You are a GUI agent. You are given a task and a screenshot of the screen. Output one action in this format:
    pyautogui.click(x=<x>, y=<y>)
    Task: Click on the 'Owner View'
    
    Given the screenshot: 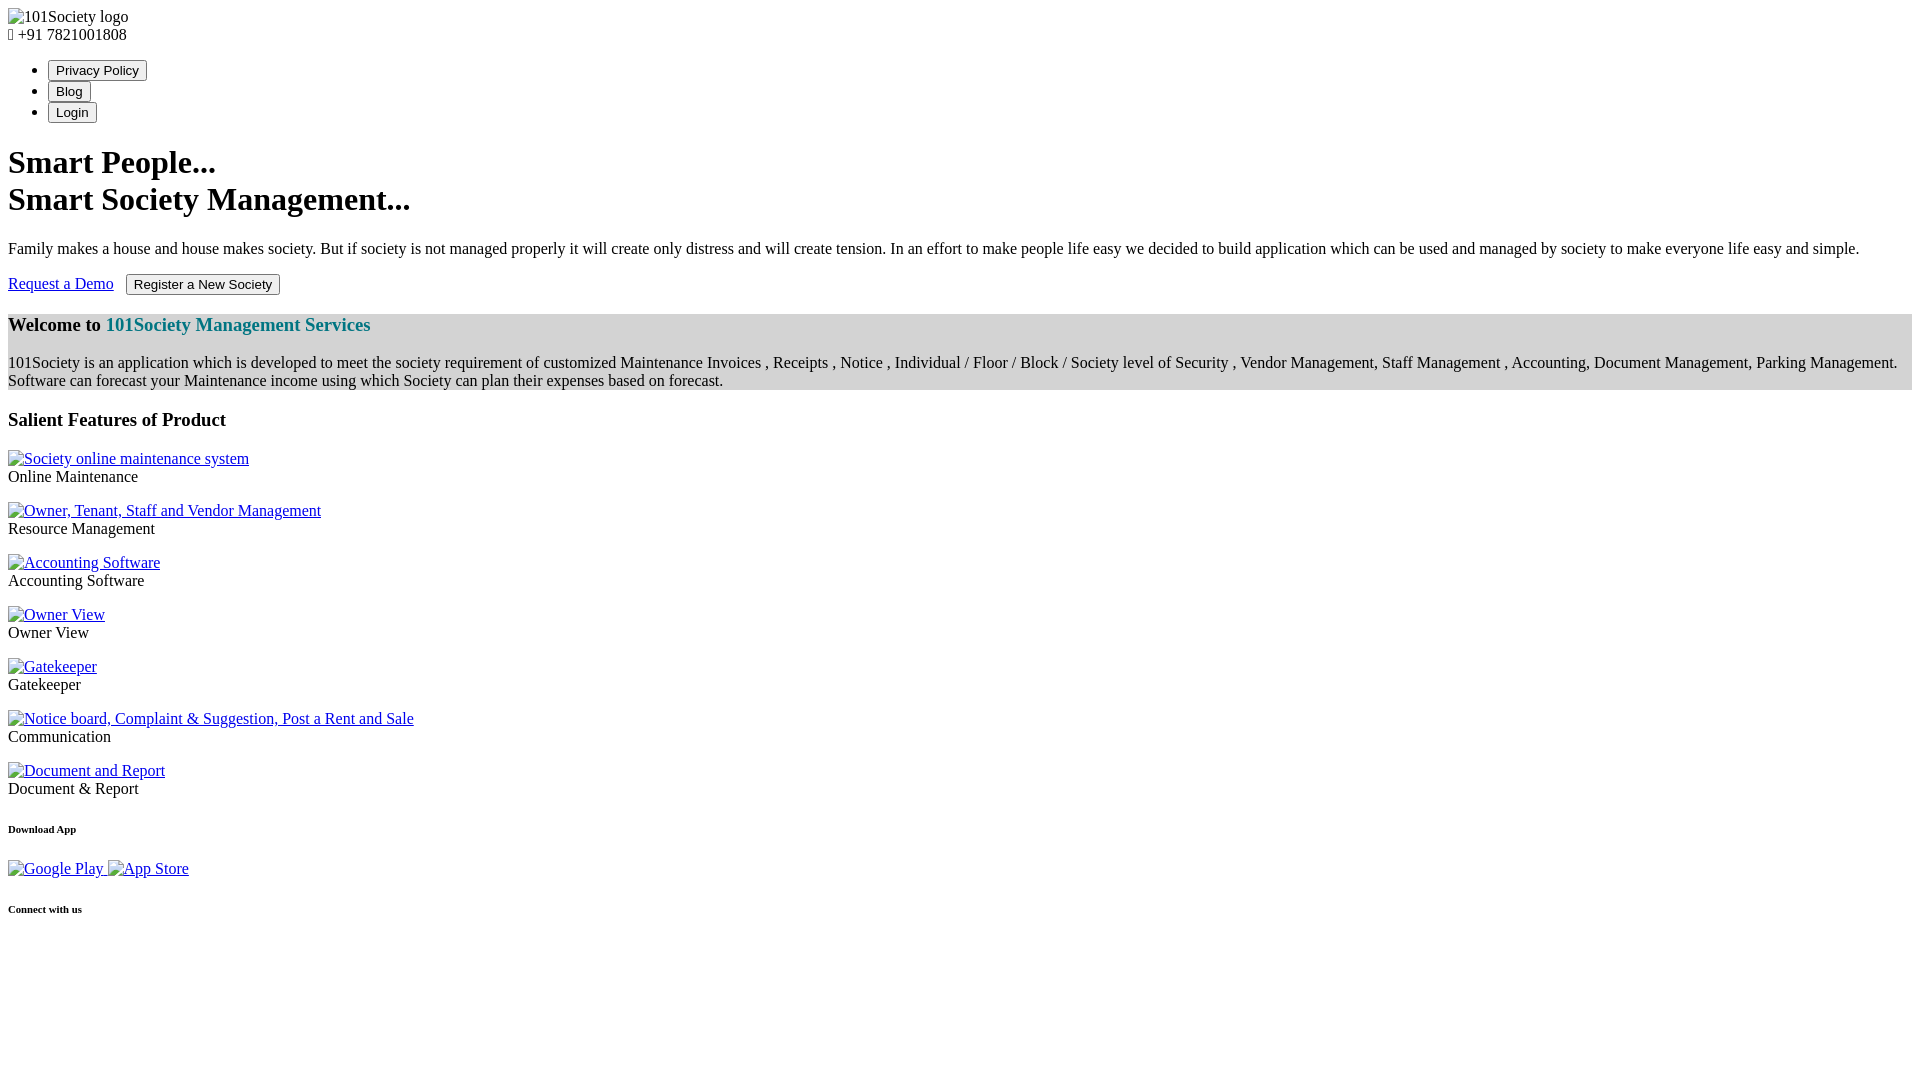 What is the action you would take?
    pyautogui.click(x=56, y=613)
    